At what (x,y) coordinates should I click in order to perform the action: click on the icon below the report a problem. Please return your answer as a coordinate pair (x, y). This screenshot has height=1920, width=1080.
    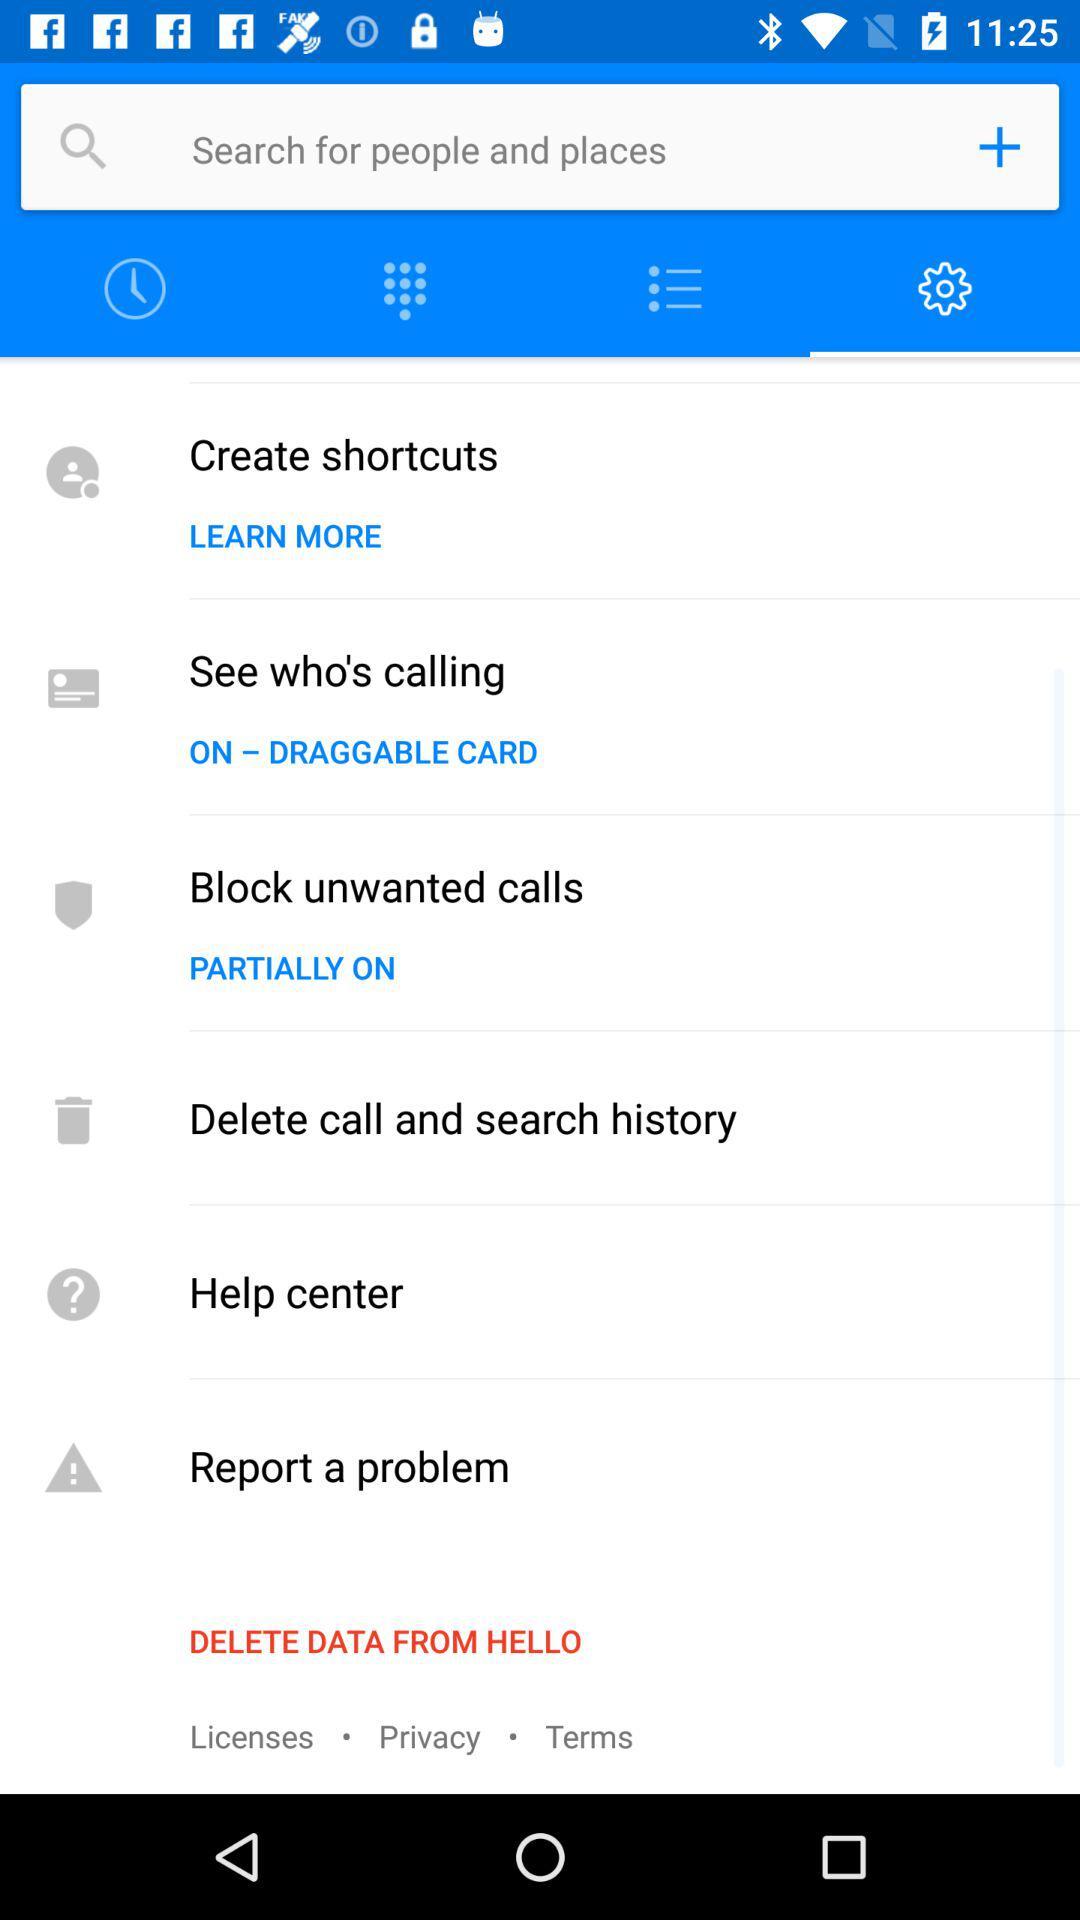
    Looking at the image, I should click on (385, 1640).